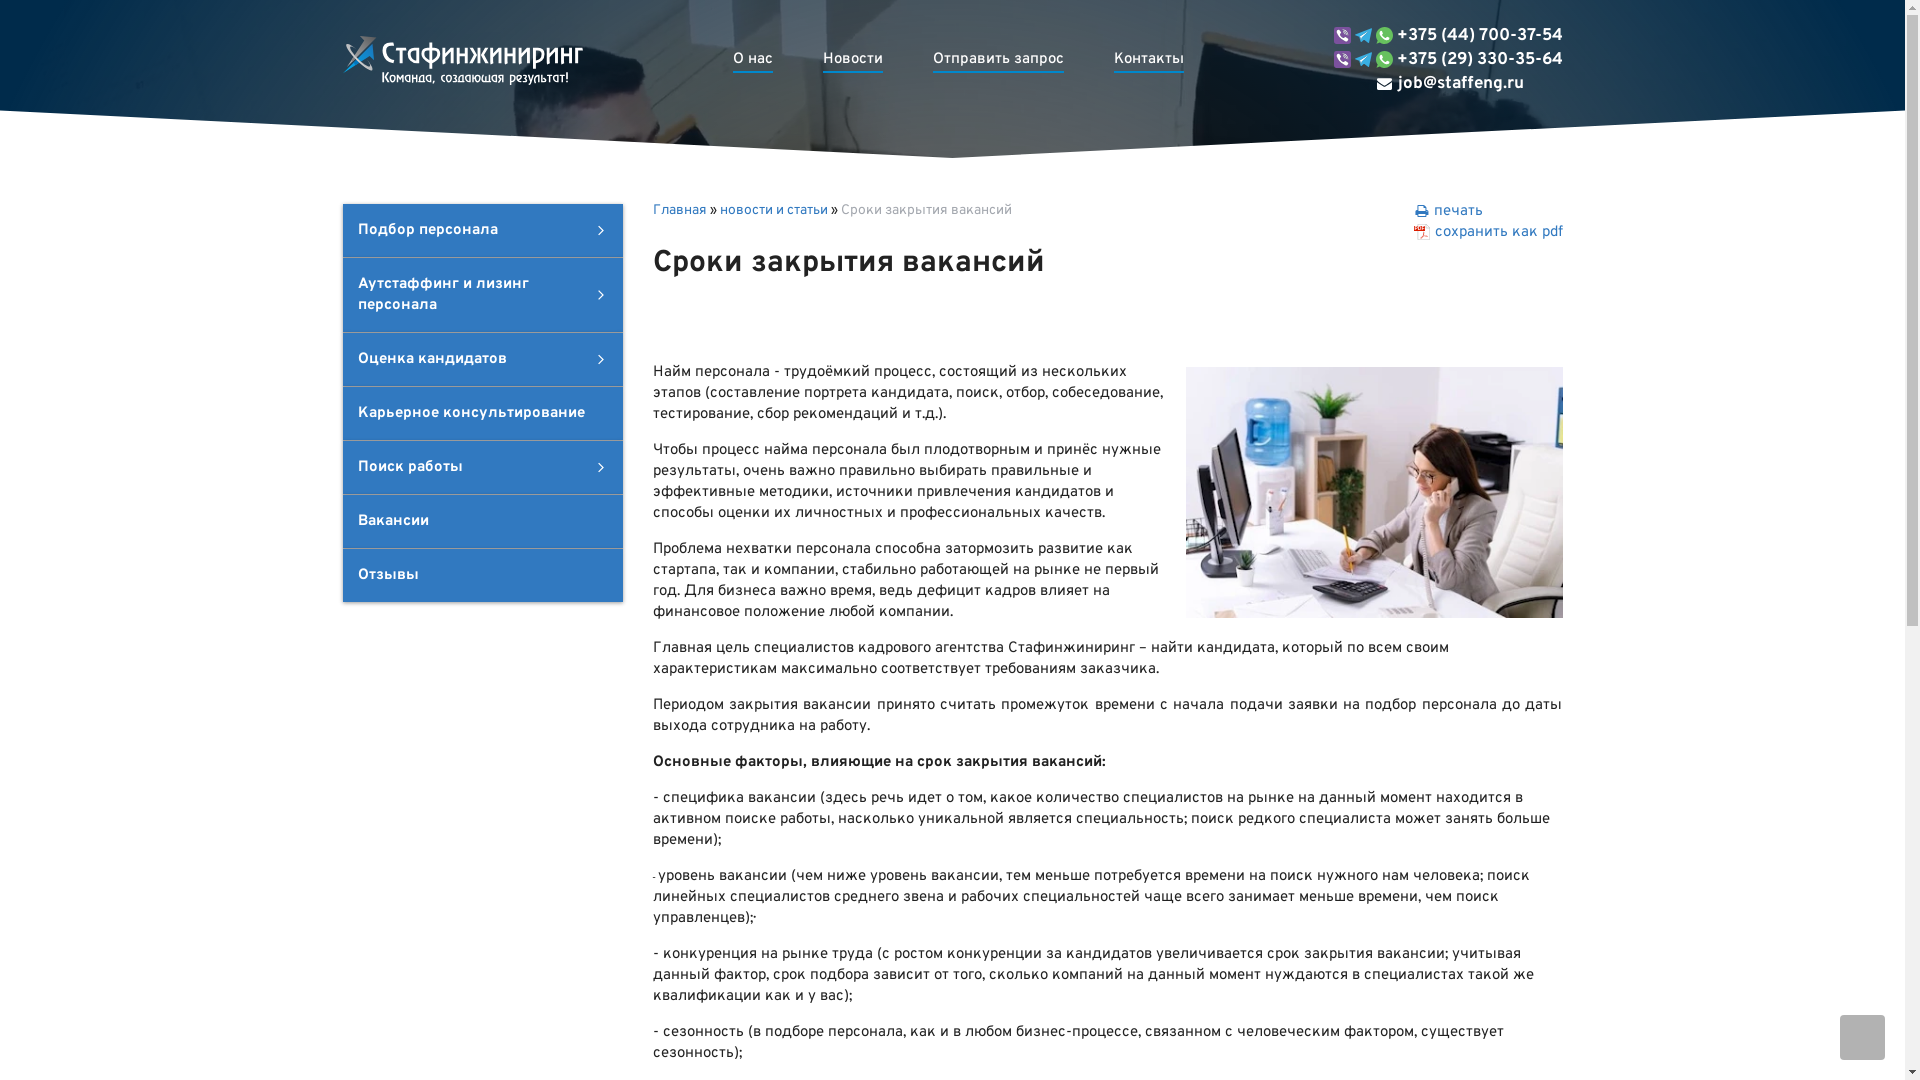 This screenshot has height=1080, width=1920. What do you see at coordinates (1428, 83) in the screenshot?
I see `'job@staffeng.ru'` at bounding box center [1428, 83].